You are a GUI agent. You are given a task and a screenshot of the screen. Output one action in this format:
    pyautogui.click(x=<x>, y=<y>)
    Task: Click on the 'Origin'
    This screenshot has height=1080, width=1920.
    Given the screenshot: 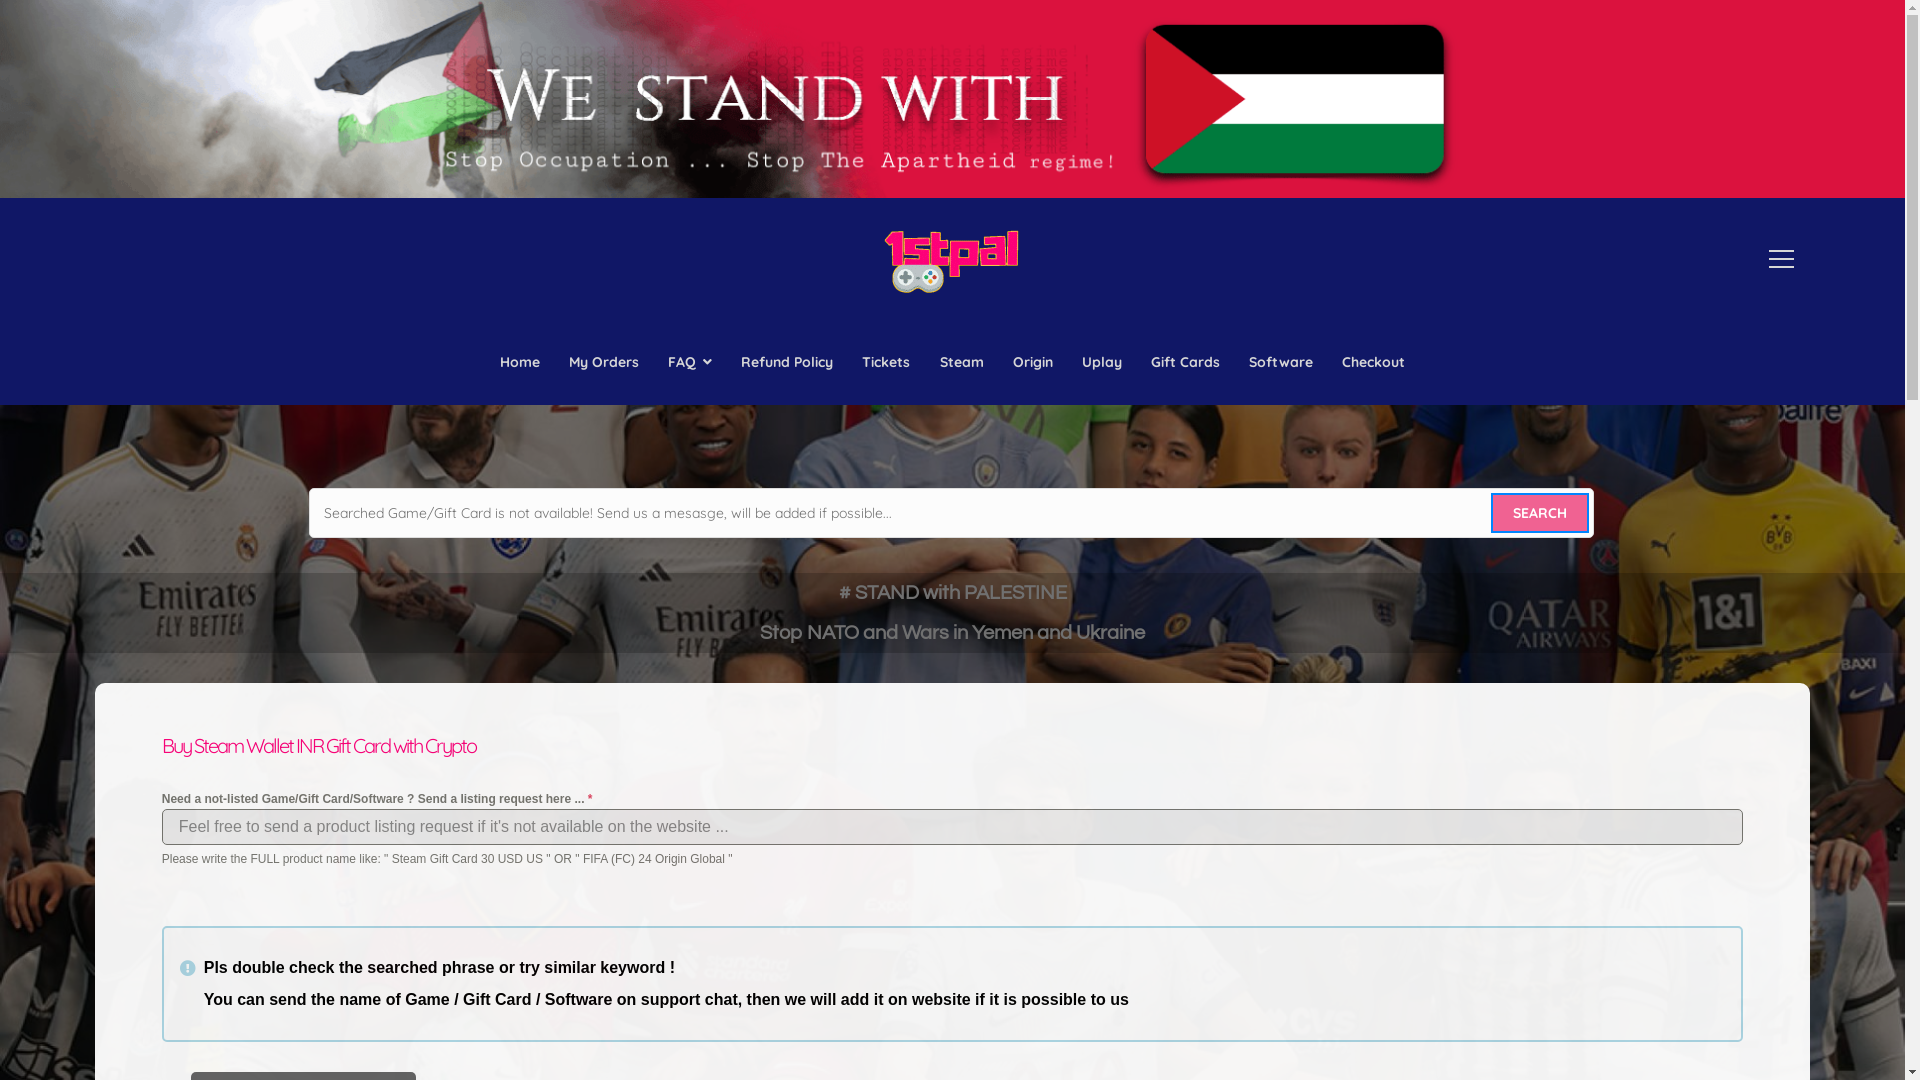 What is the action you would take?
    pyautogui.click(x=1003, y=362)
    